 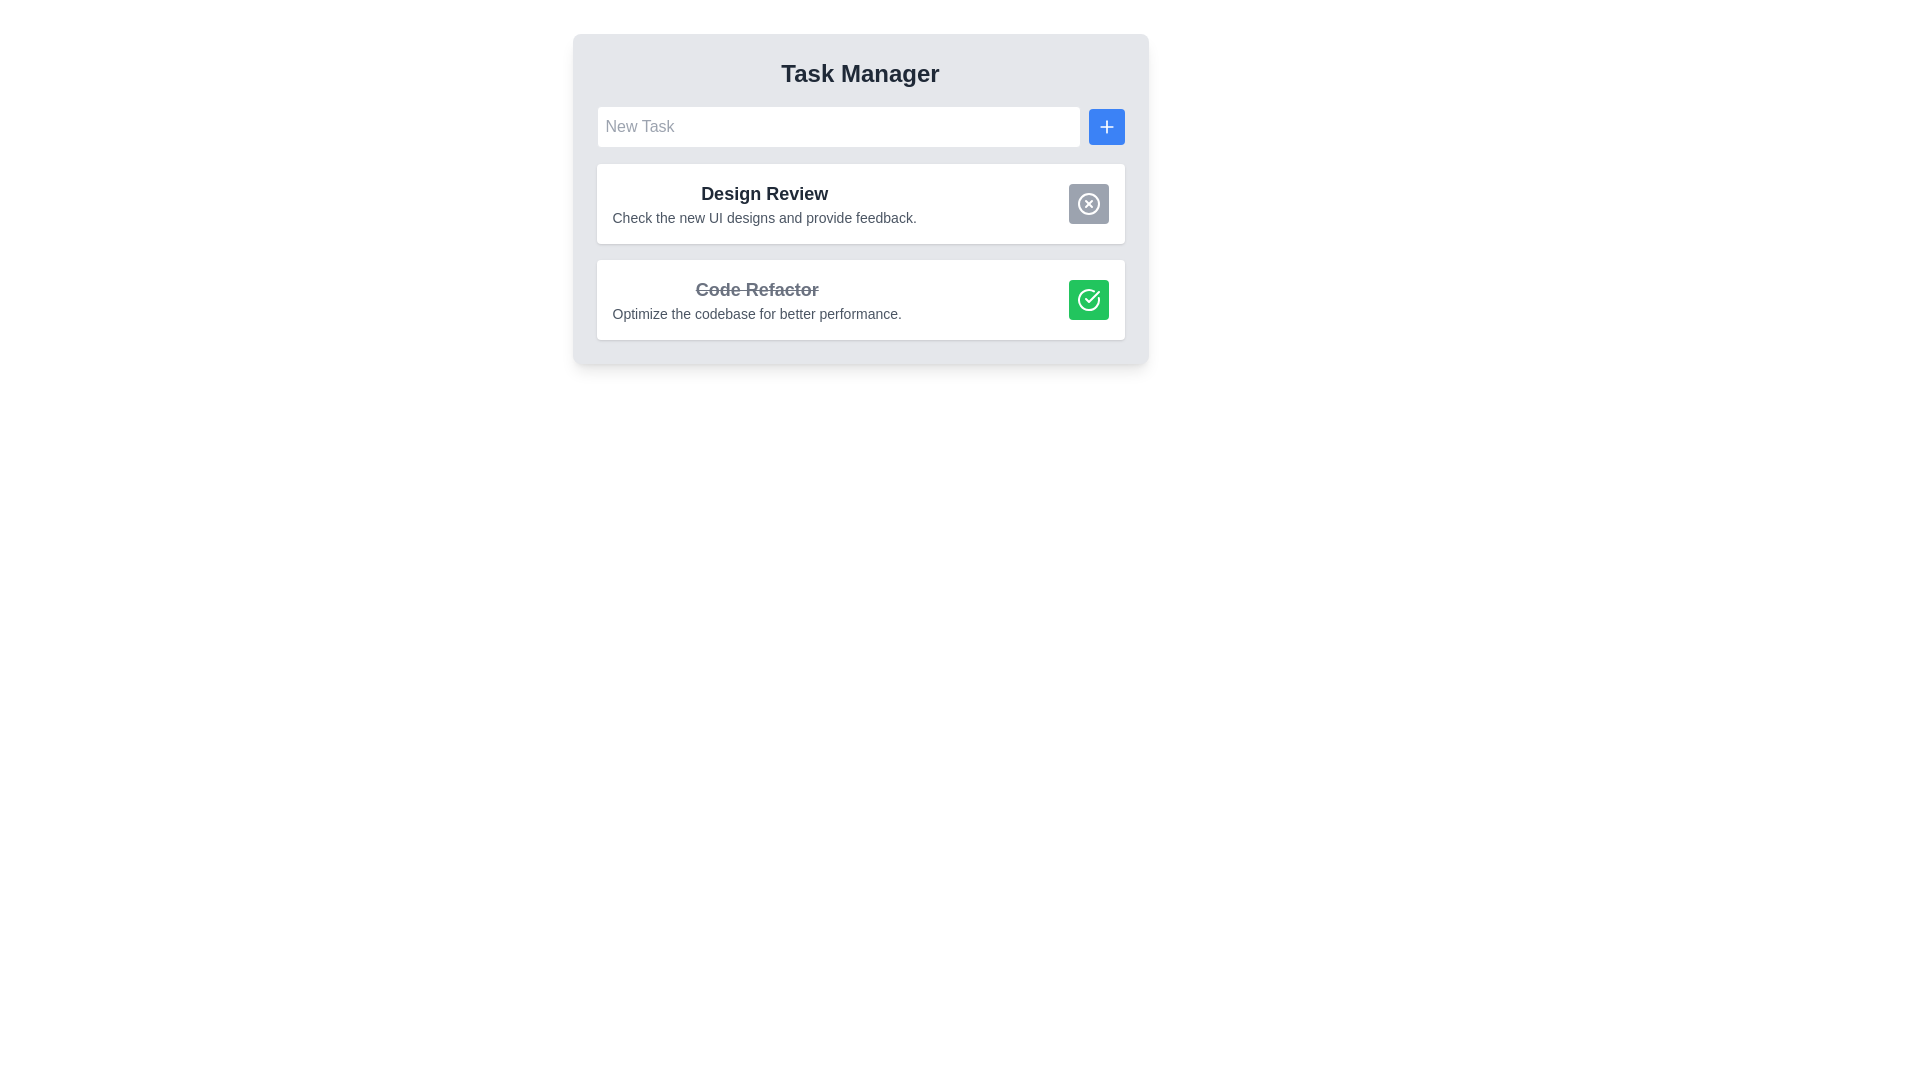 What do you see at coordinates (860, 300) in the screenshot?
I see `the green circular button with a checkmark icon on the Task item labeled 'Code Refactor' to mark the task as done` at bounding box center [860, 300].